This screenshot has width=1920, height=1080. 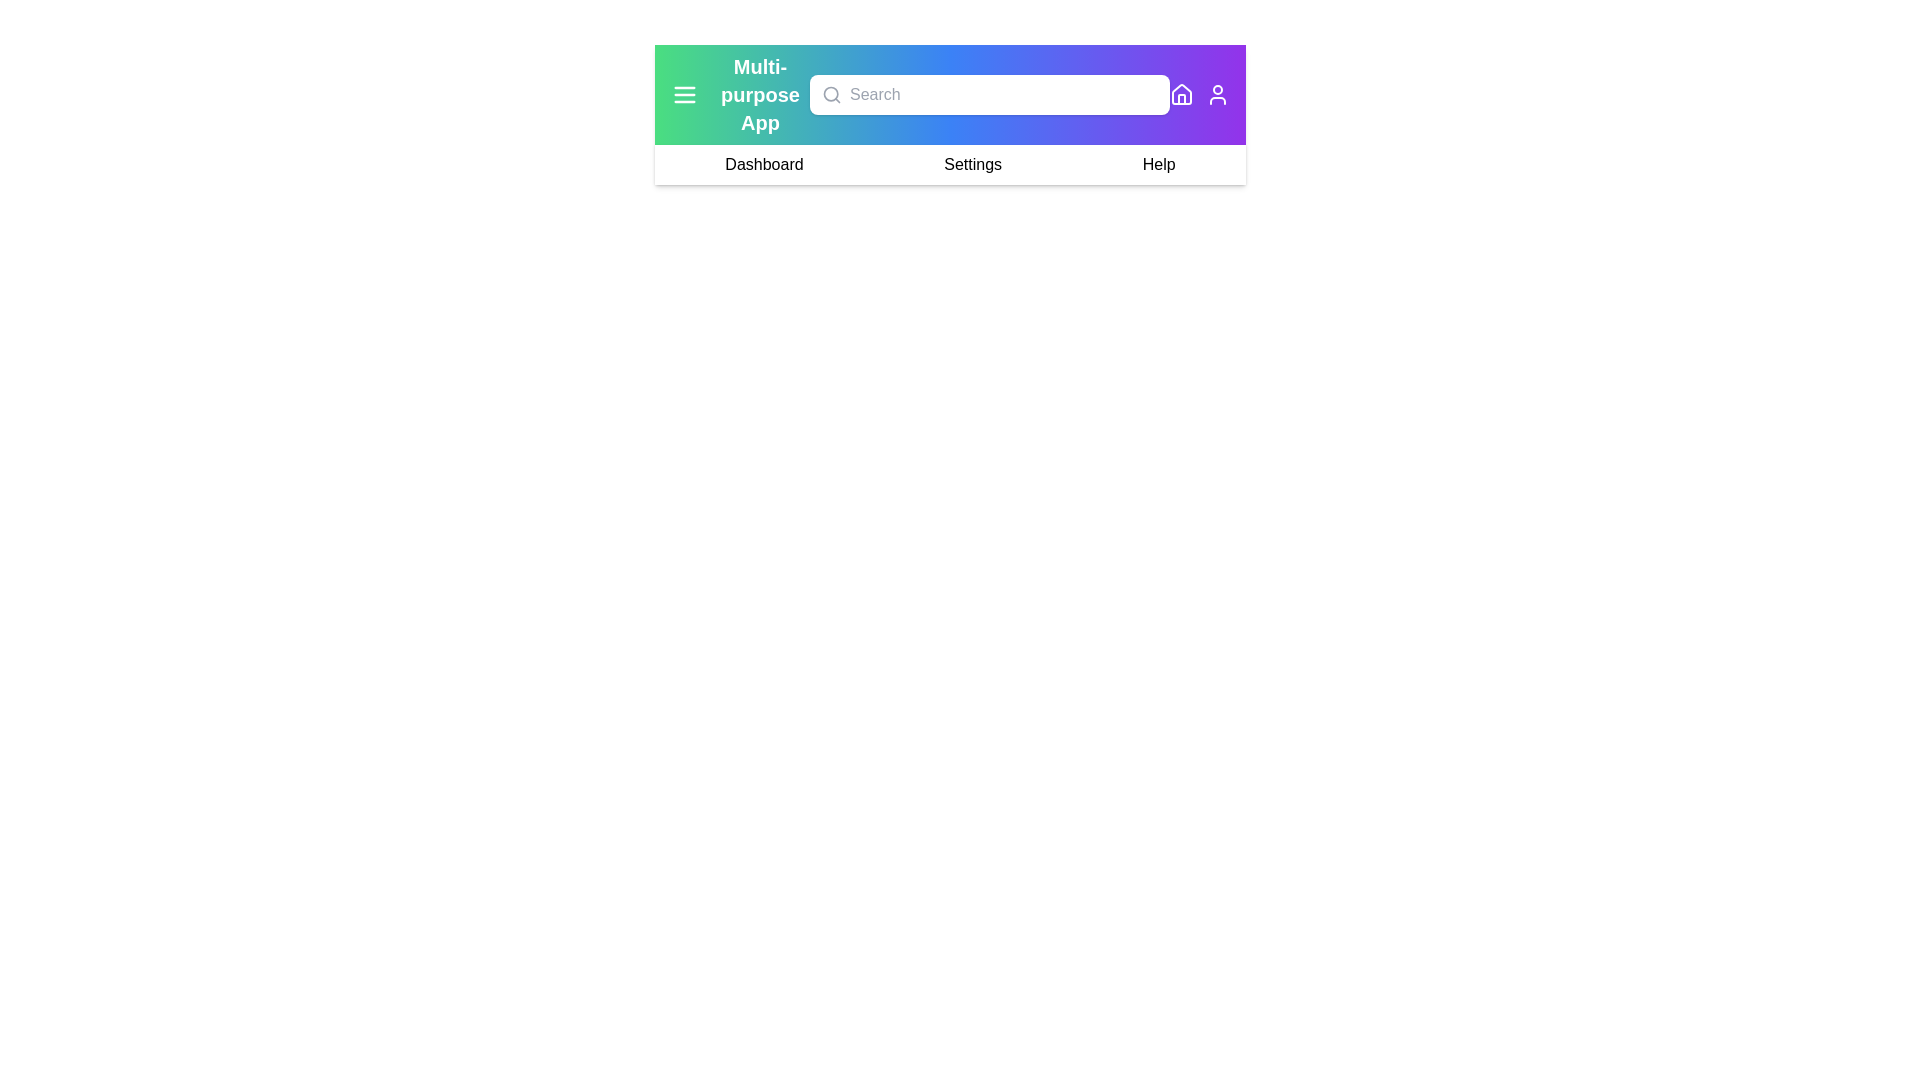 What do you see at coordinates (762, 164) in the screenshot?
I see `the 'Dashboard' option in the navigation bar` at bounding box center [762, 164].